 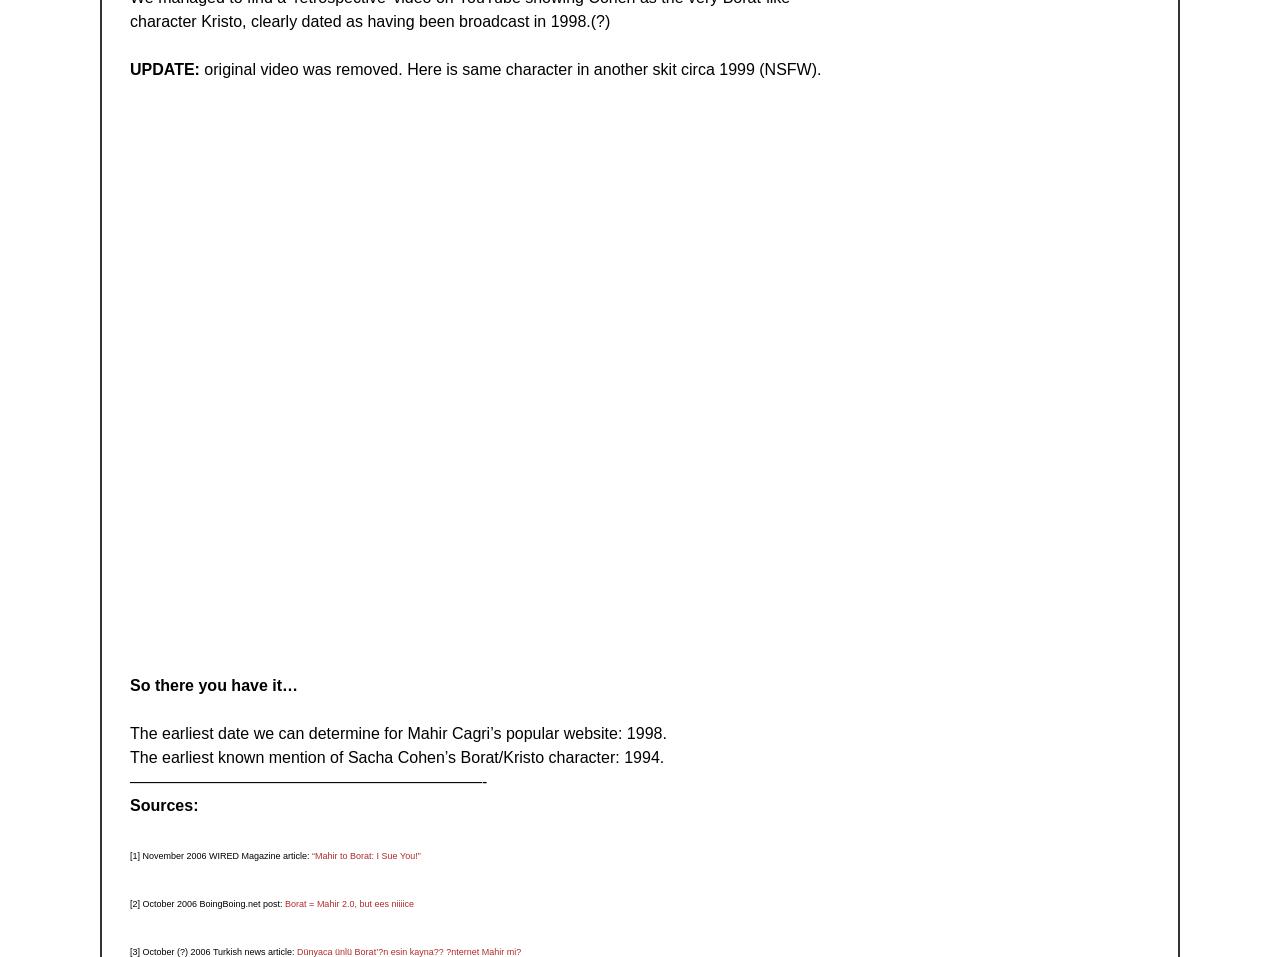 What do you see at coordinates (207, 903) in the screenshot?
I see `'[2] October 2006 BoingBoing.net post:'` at bounding box center [207, 903].